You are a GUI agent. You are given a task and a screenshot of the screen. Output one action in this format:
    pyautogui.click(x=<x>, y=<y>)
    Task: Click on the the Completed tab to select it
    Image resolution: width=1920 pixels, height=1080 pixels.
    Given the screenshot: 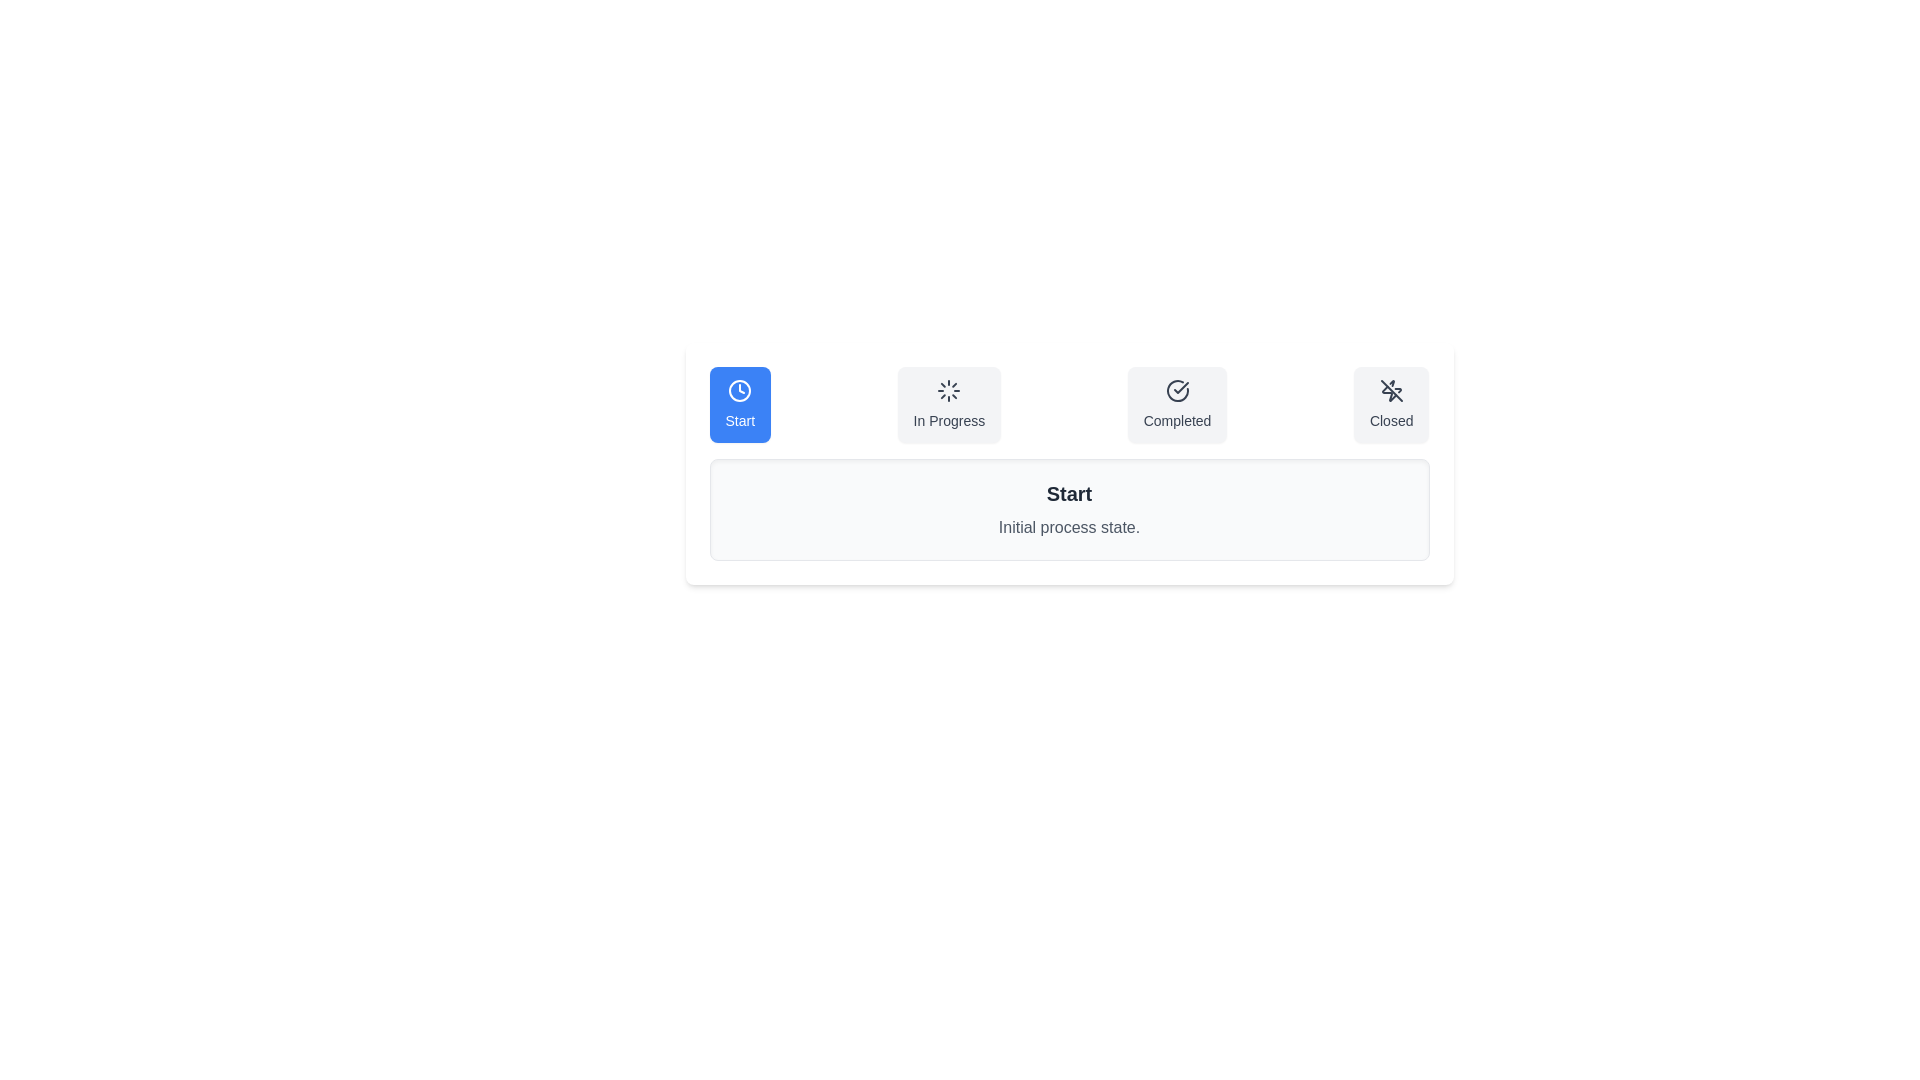 What is the action you would take?
    pyautogui.click(x=1177, y=405)
    